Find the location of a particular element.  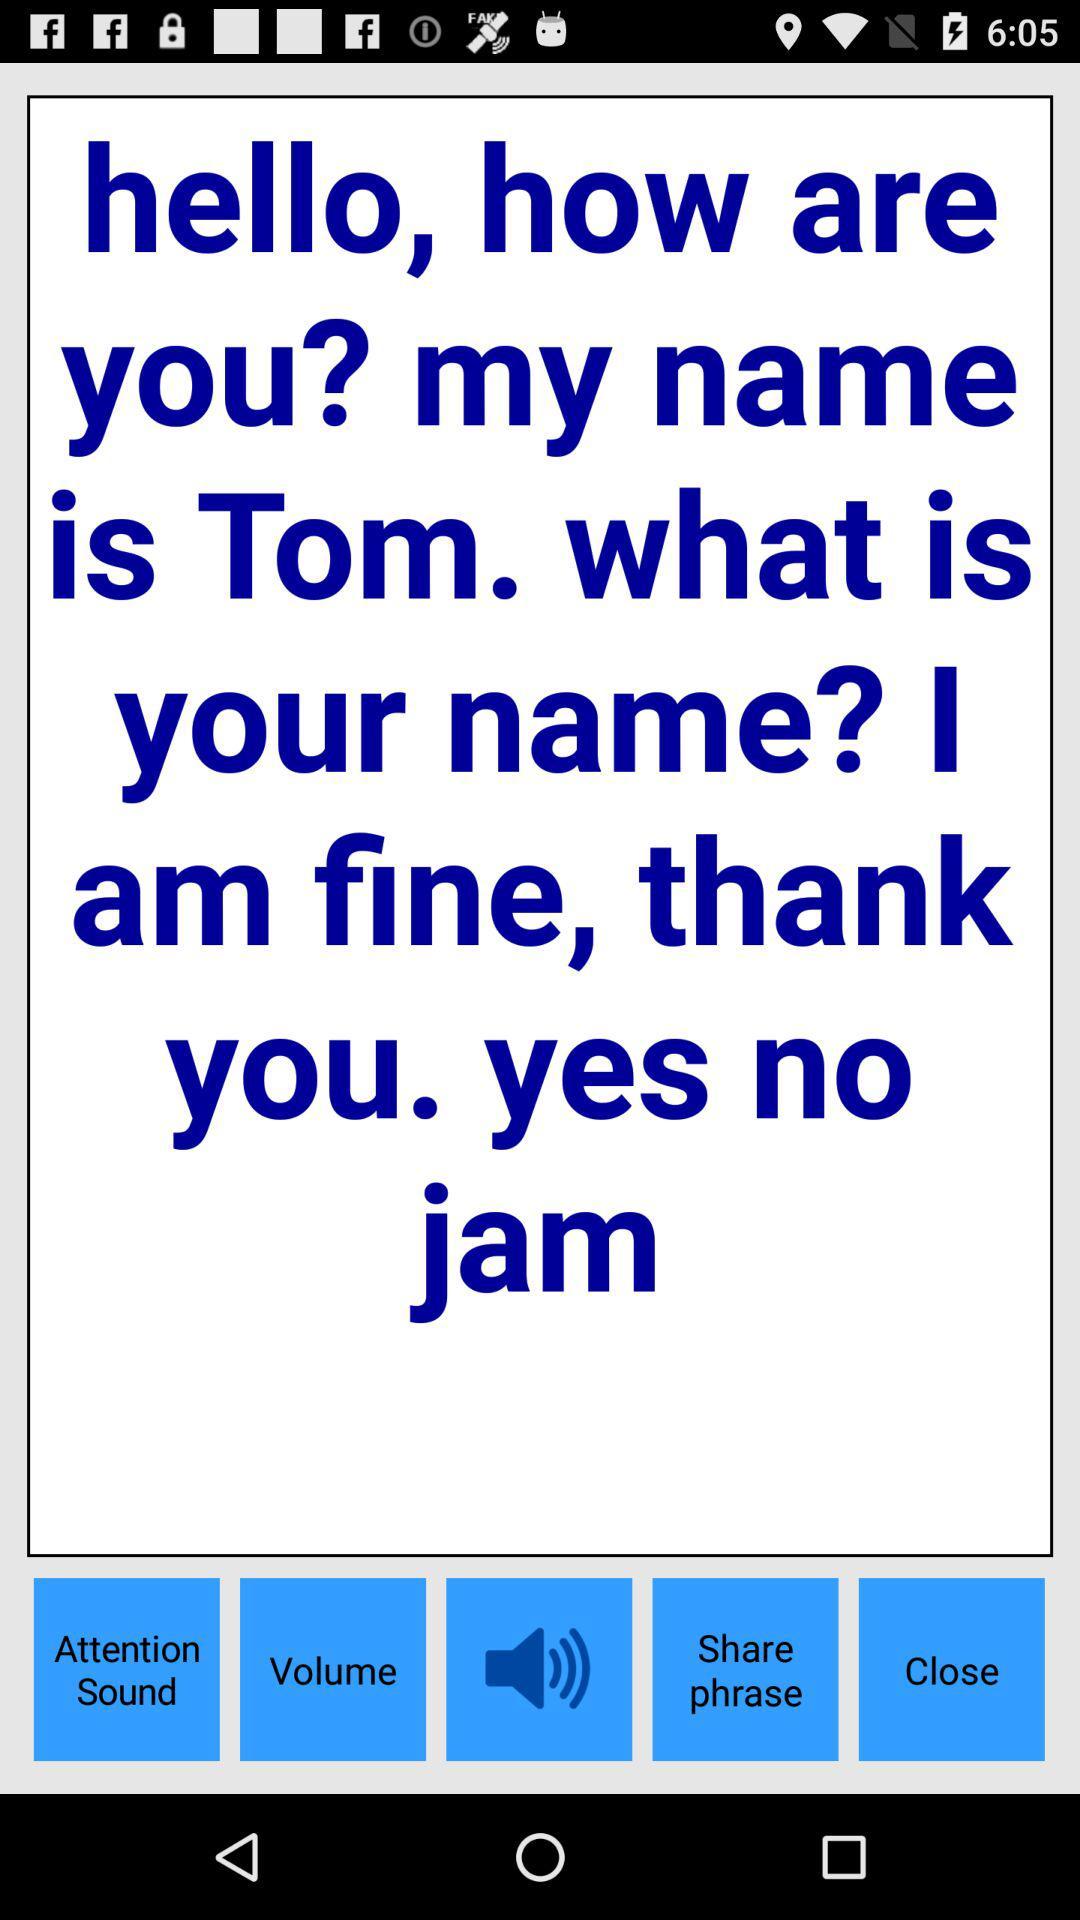

item below hello how are is located at coordinates (126, 1669).